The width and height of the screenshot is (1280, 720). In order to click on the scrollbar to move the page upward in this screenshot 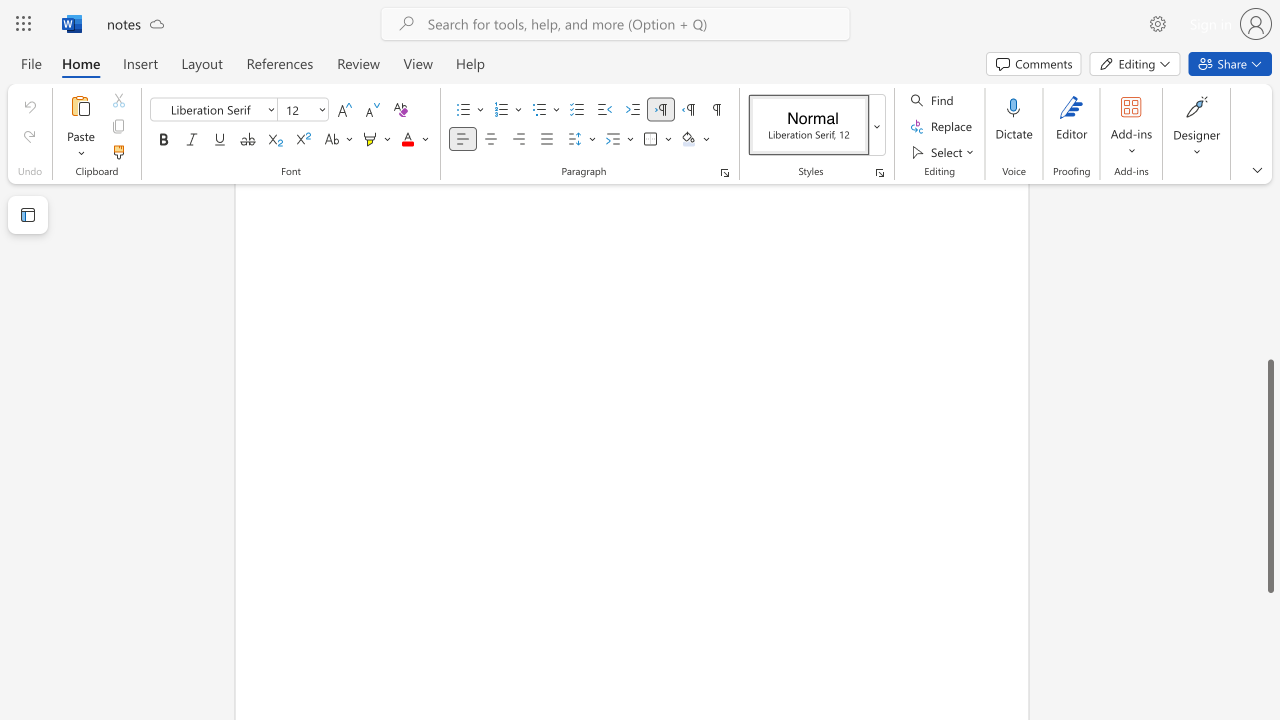, I will do `click(1269, 338)`.